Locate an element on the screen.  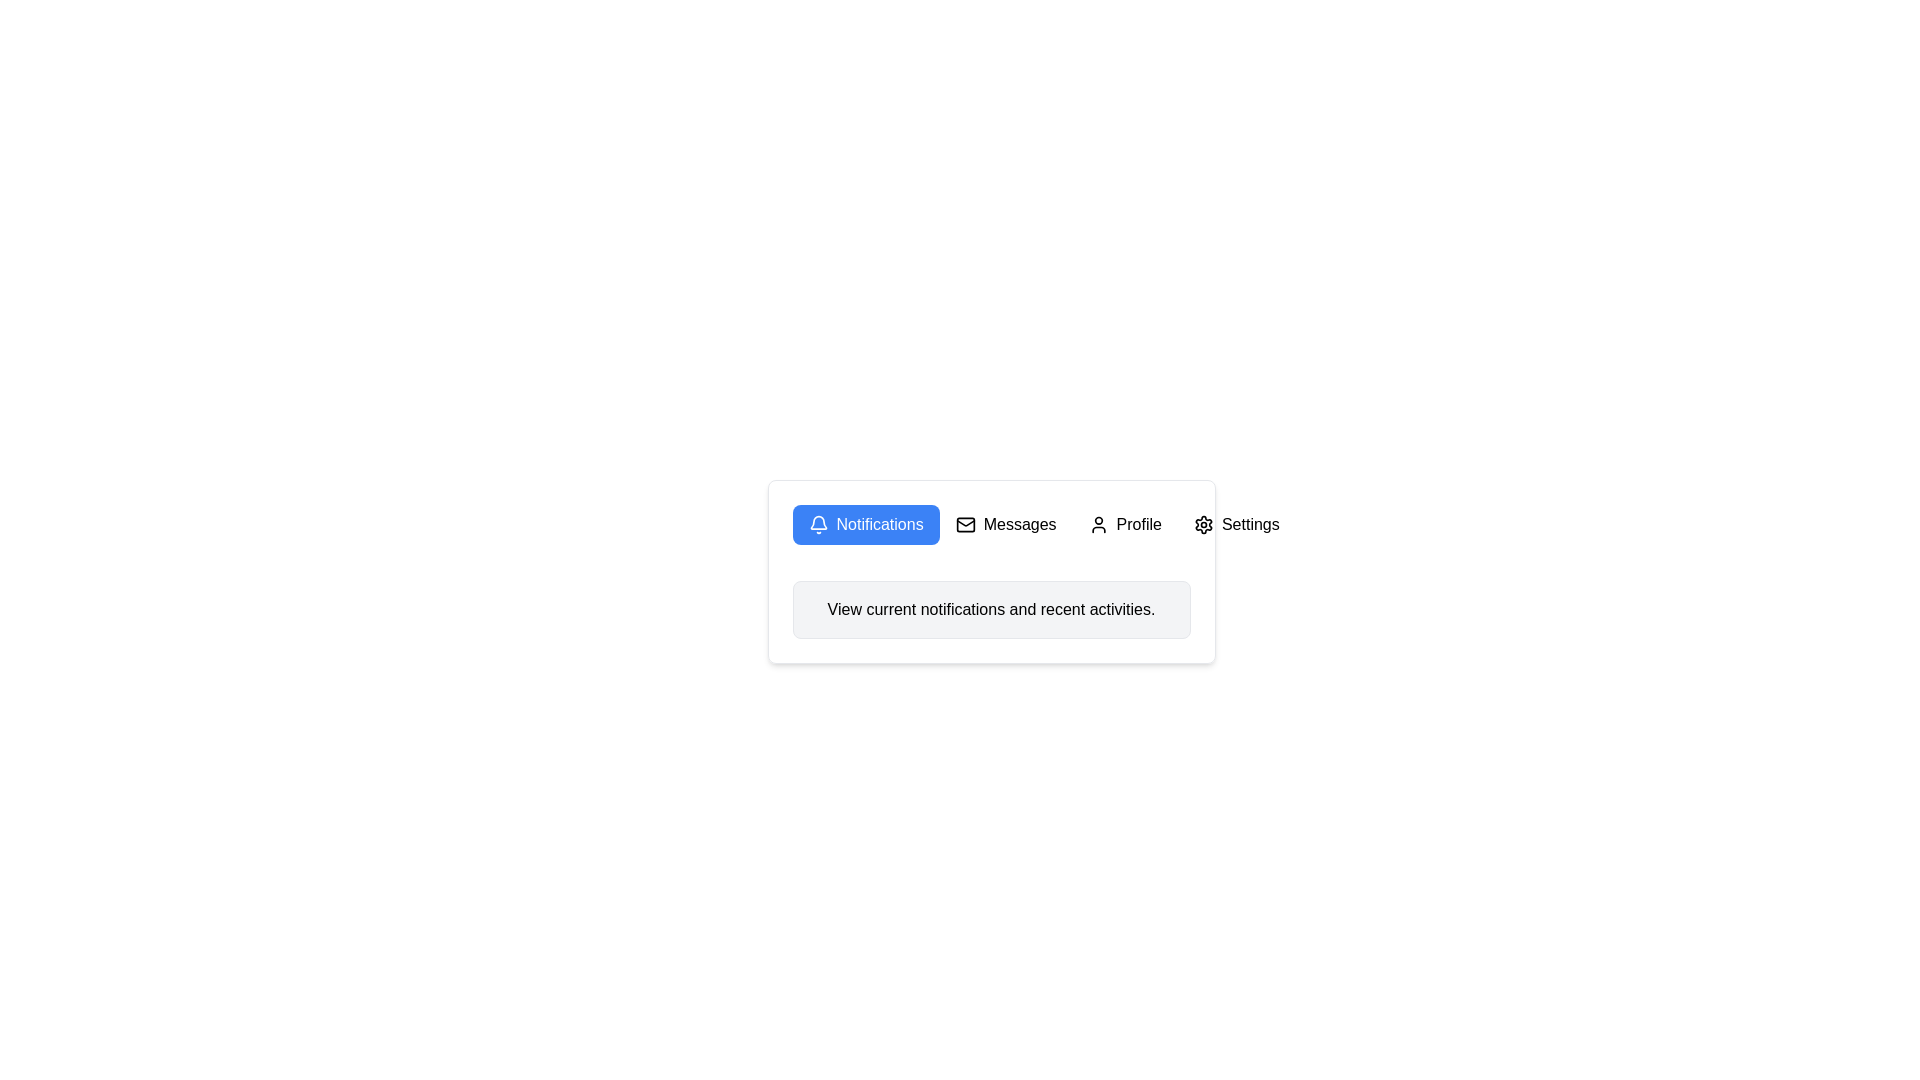
the notification icon located at the leftmost side of the blue 'Notifications' button is located at coordinates (818, 523).